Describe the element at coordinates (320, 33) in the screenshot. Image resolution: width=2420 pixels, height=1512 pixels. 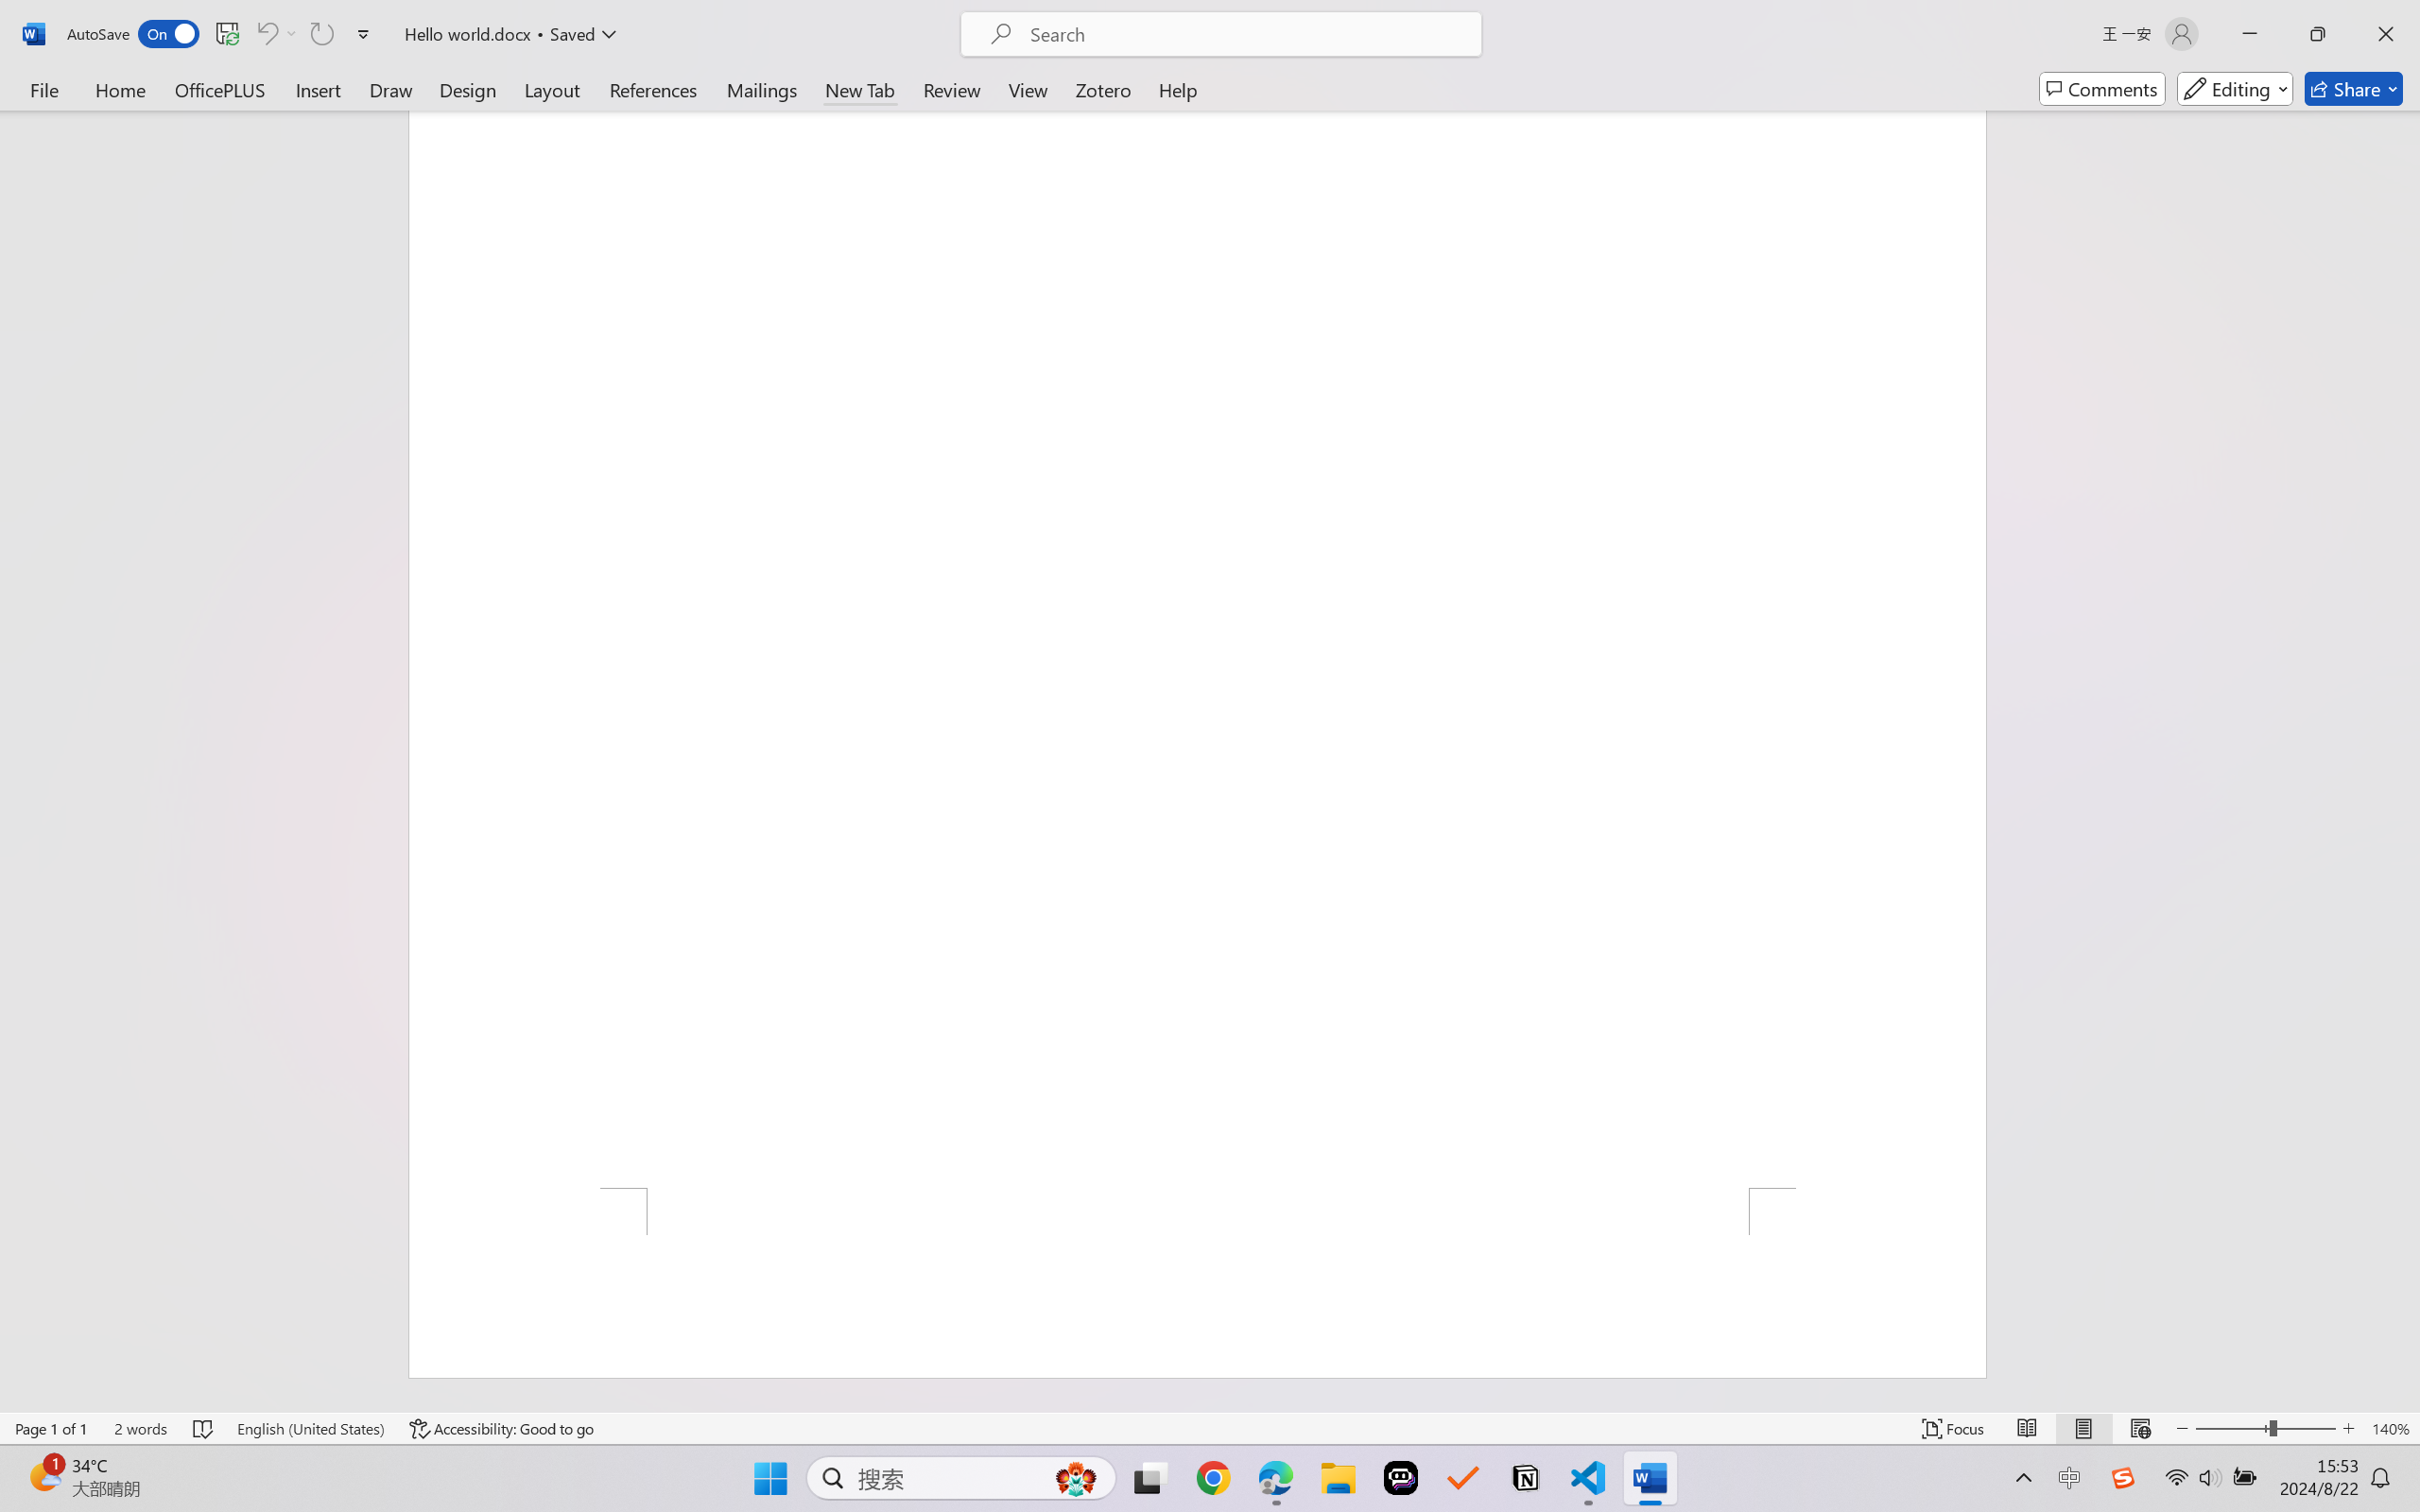
I see `'Can'` at that location.